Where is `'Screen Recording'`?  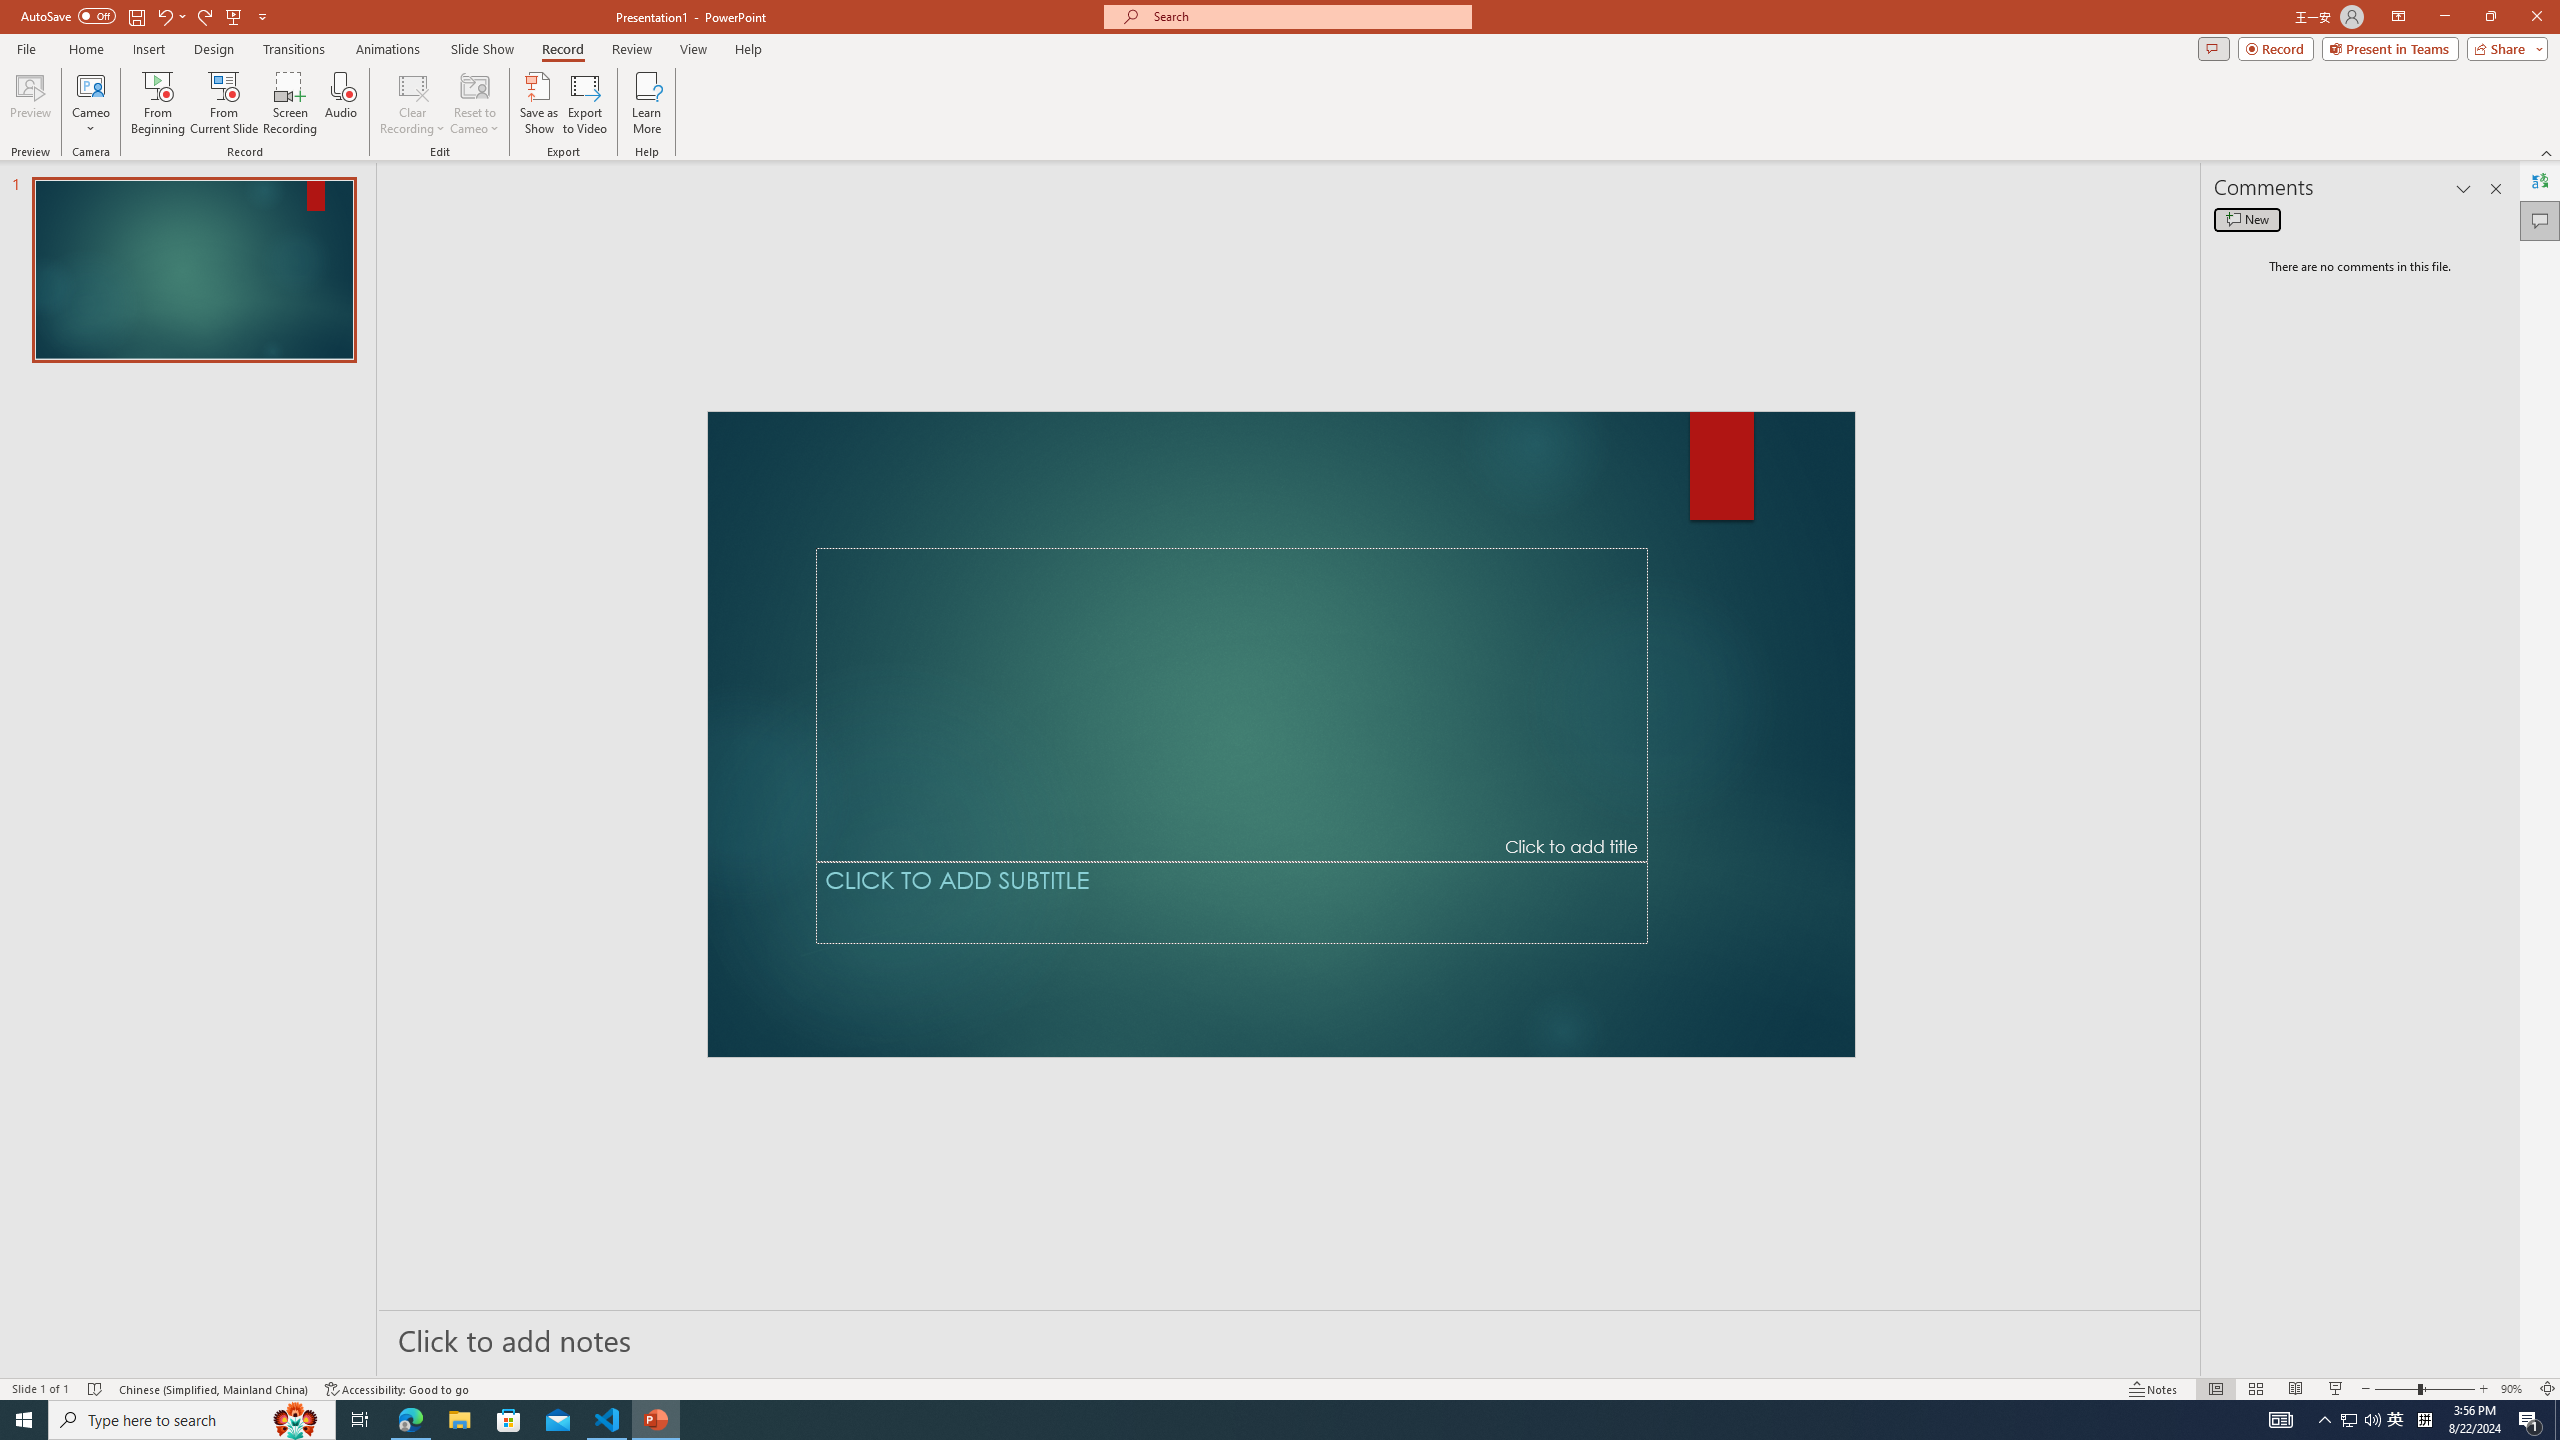 'Screen Recording' is located at coordinates (289, 103).